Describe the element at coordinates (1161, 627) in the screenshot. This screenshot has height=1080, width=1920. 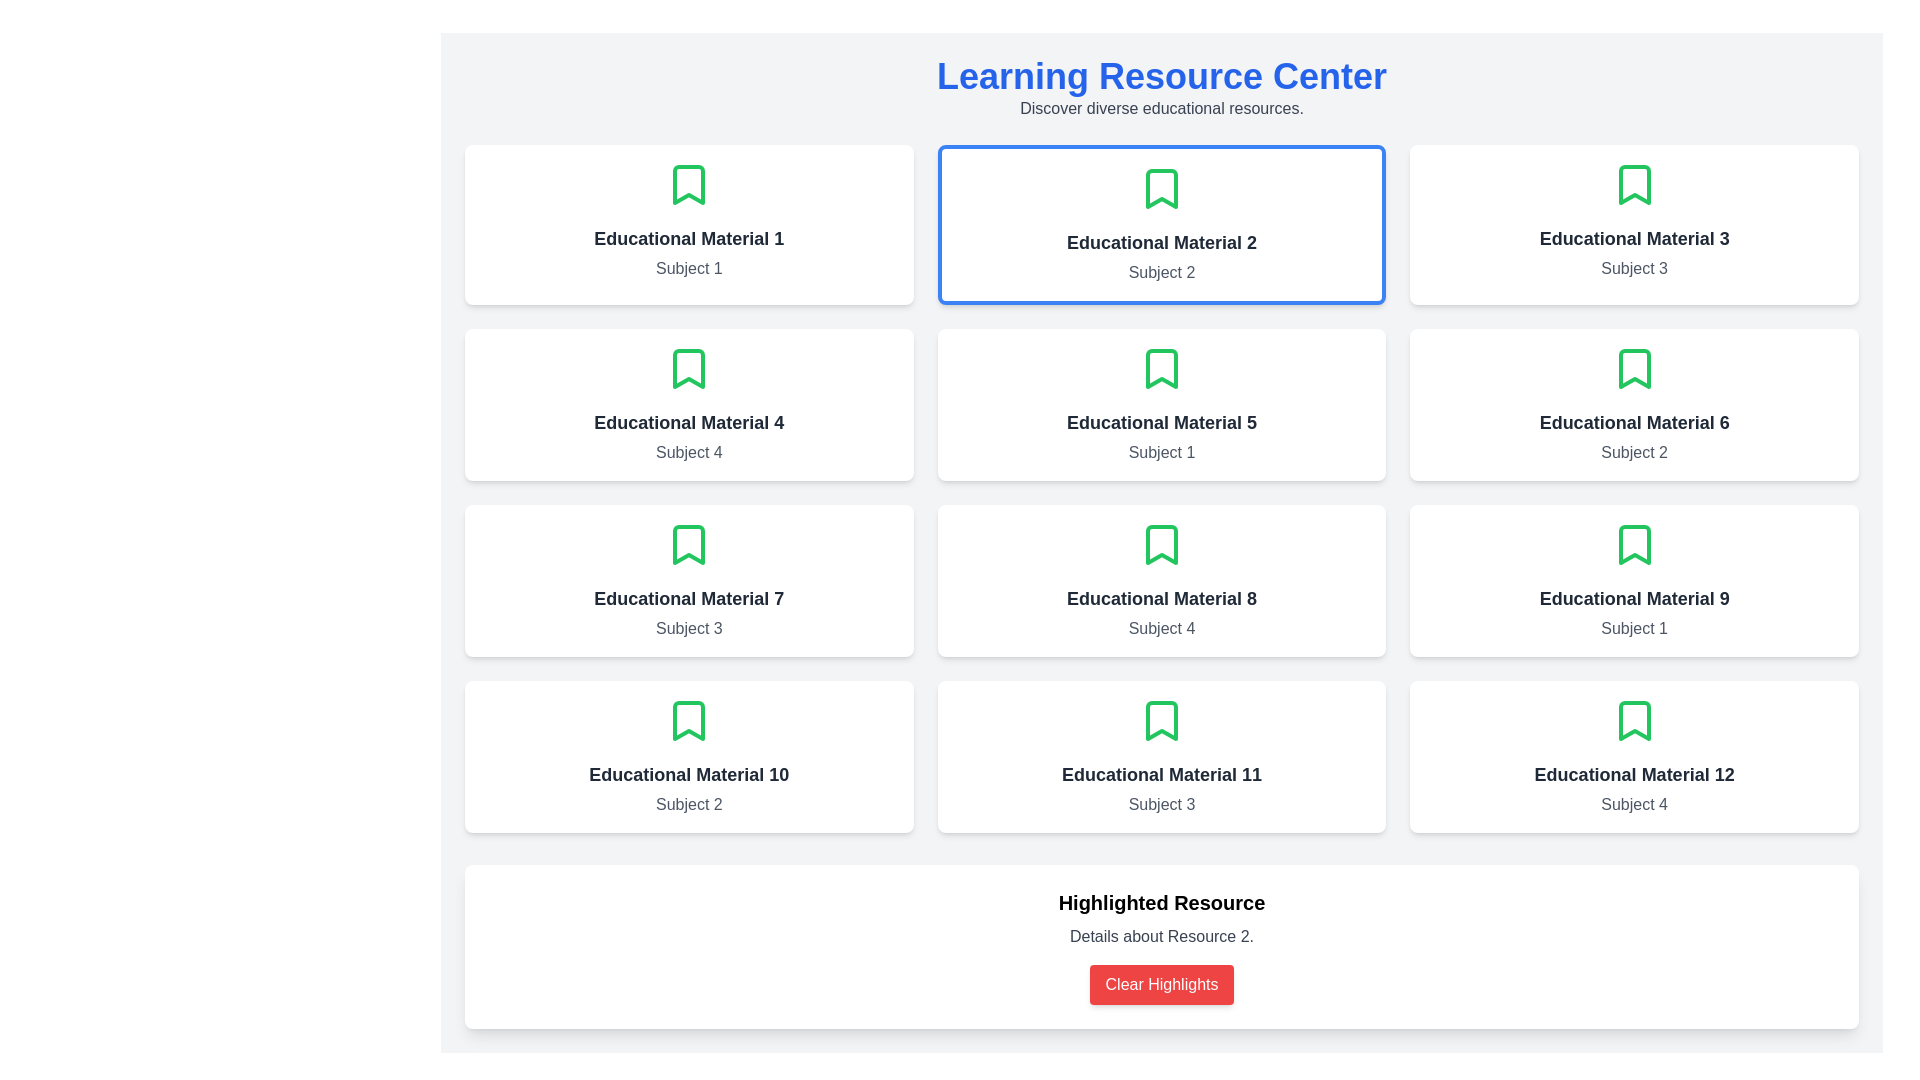
I see `the static text label displaying the subject category of the educational material at the bottom of the card labeled 'Educational Material 8', located in the second column of the third row in a grid layout` at that location.